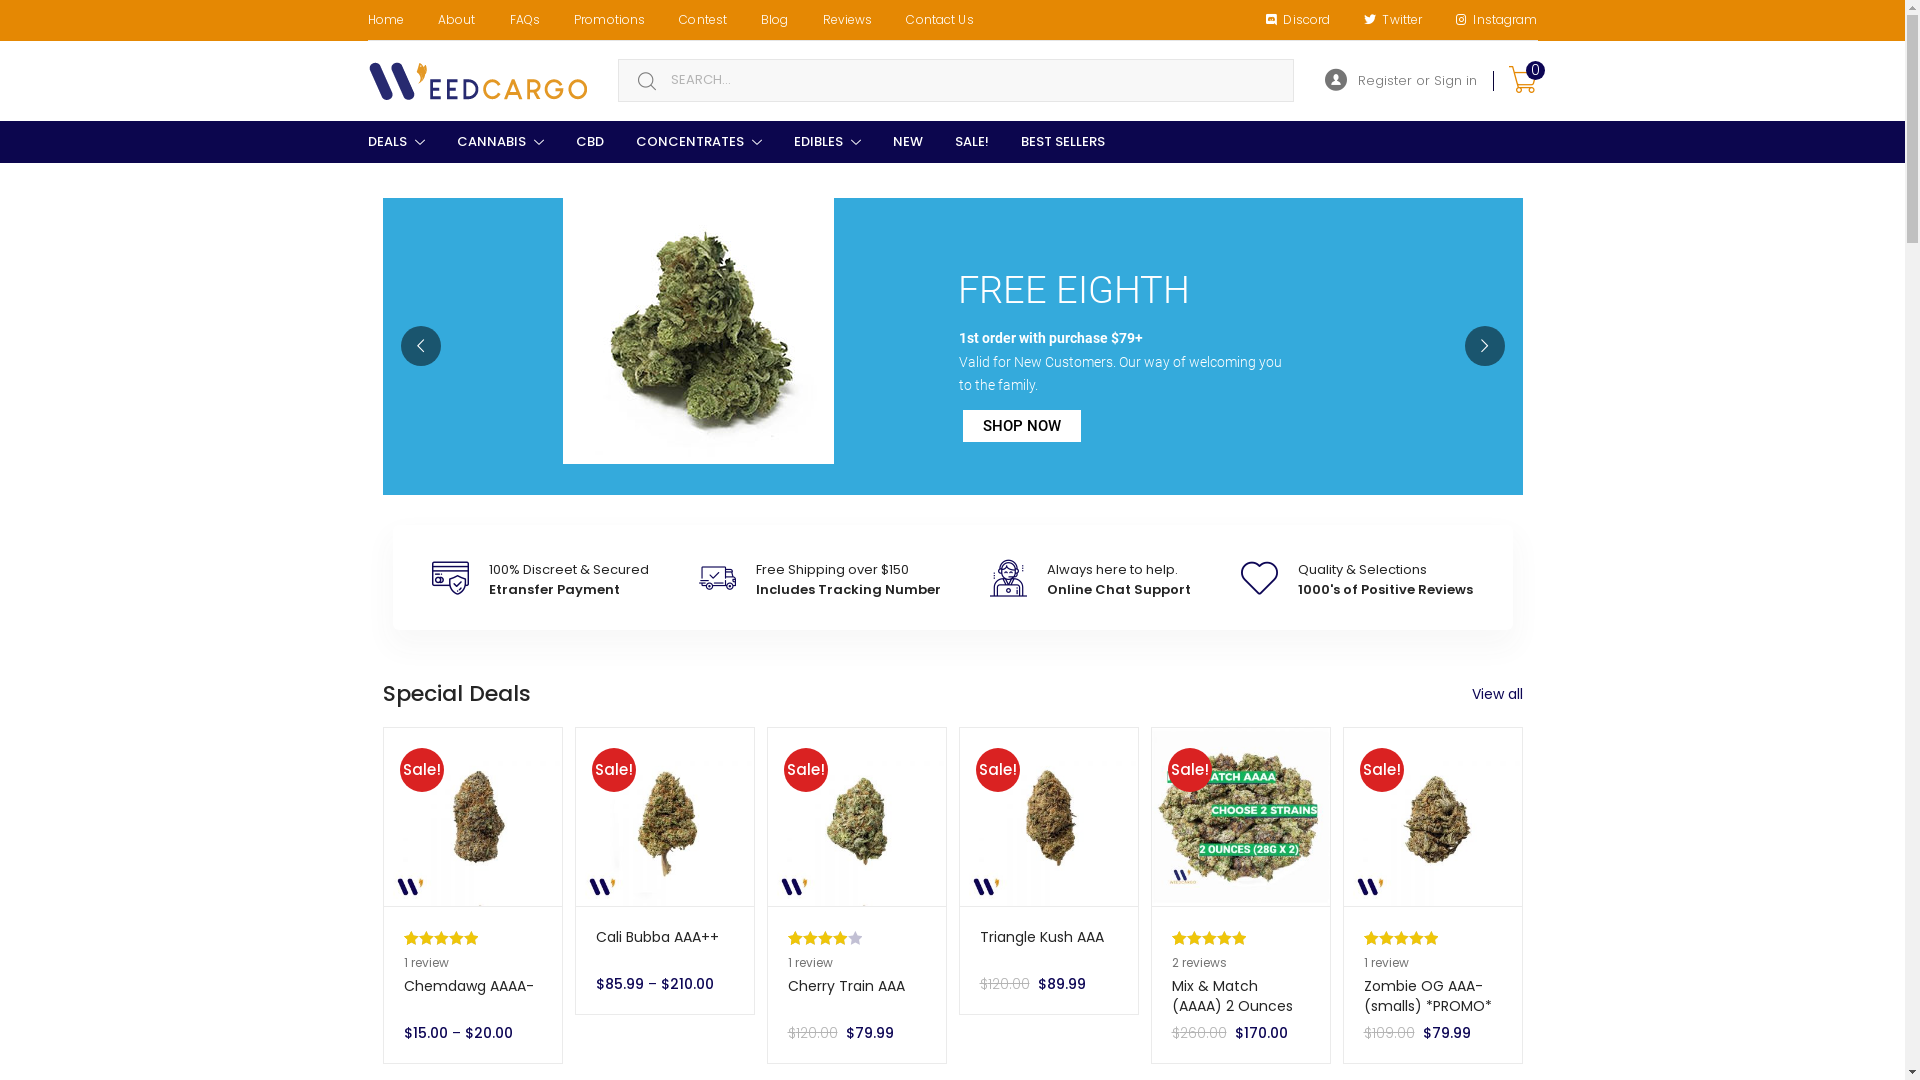 The width and height of the screenshot is (1920, 1080). Describe the element at coordinates (848, 19) in the screenshot. I see `'Reviews'` at that location.